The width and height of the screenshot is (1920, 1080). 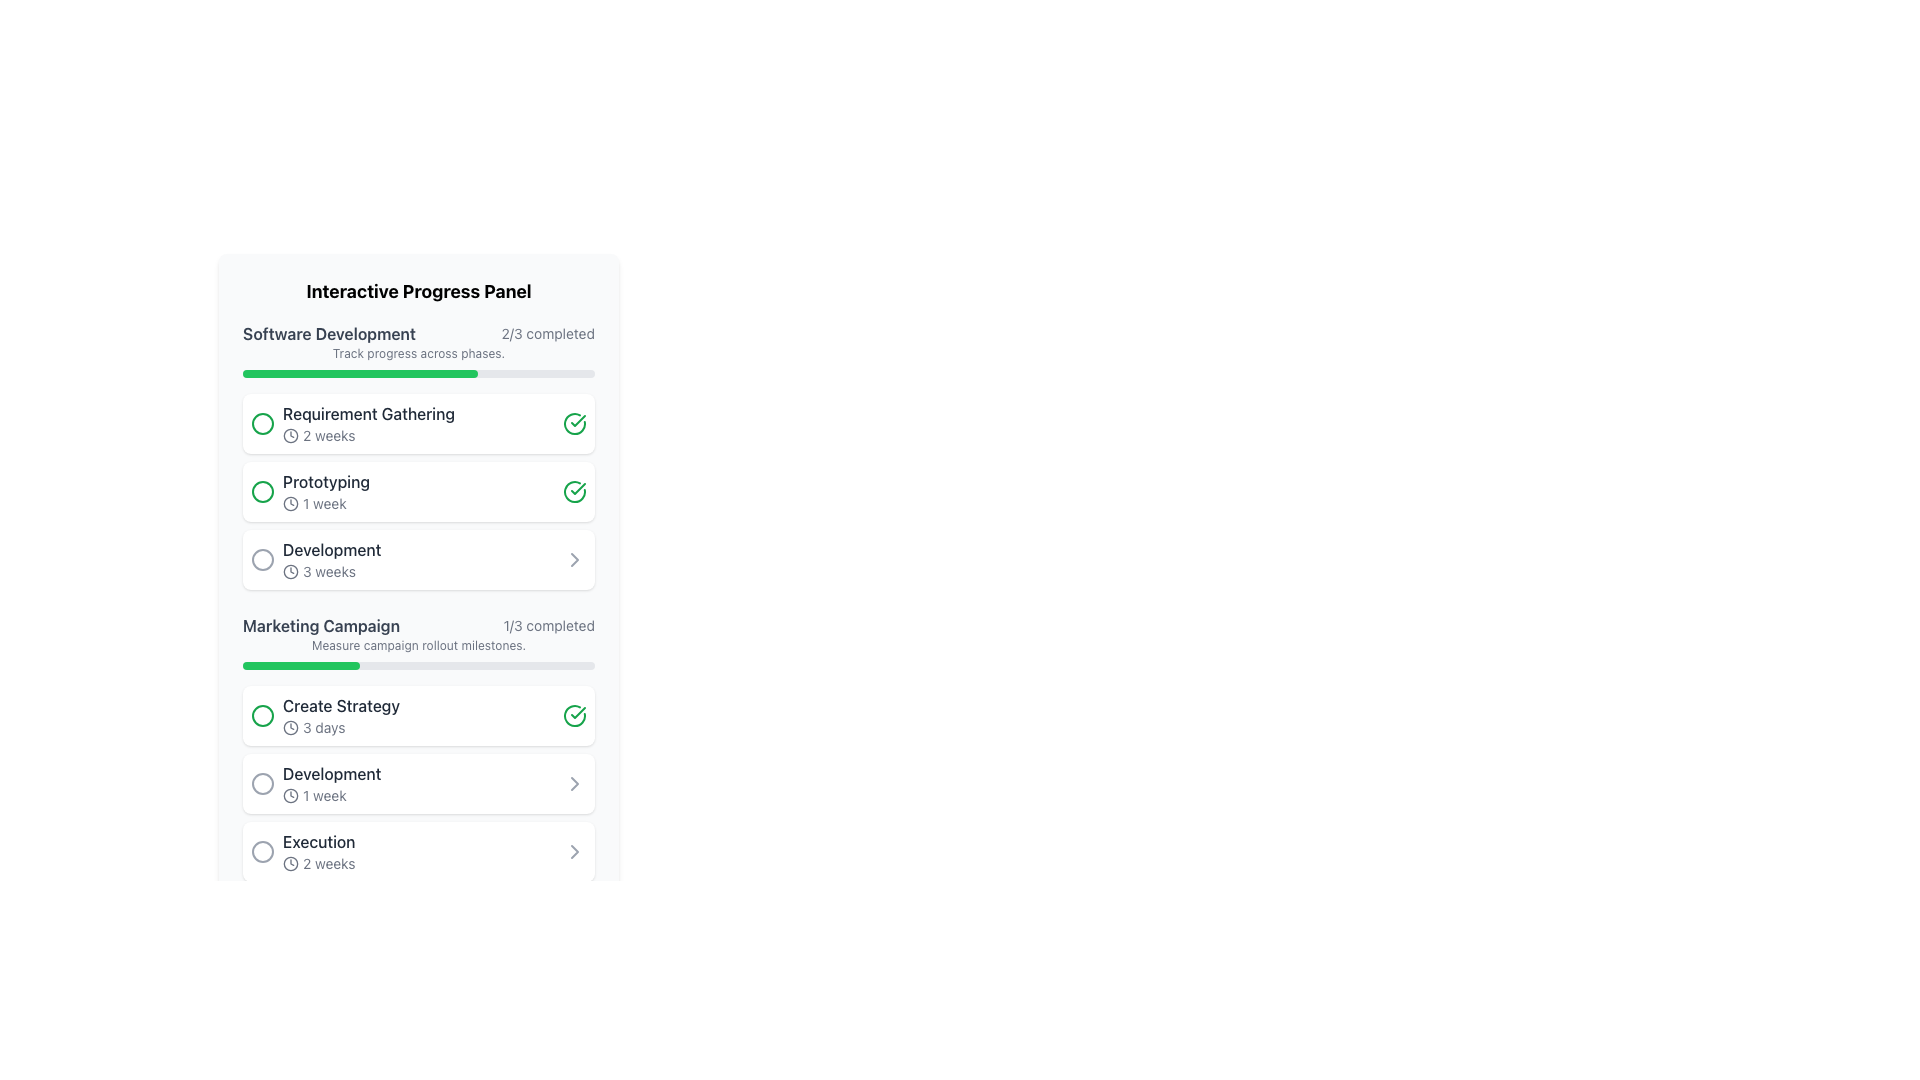 I want to click on the interactive icon located within the 'Development' button, so click(x=574, y=852).